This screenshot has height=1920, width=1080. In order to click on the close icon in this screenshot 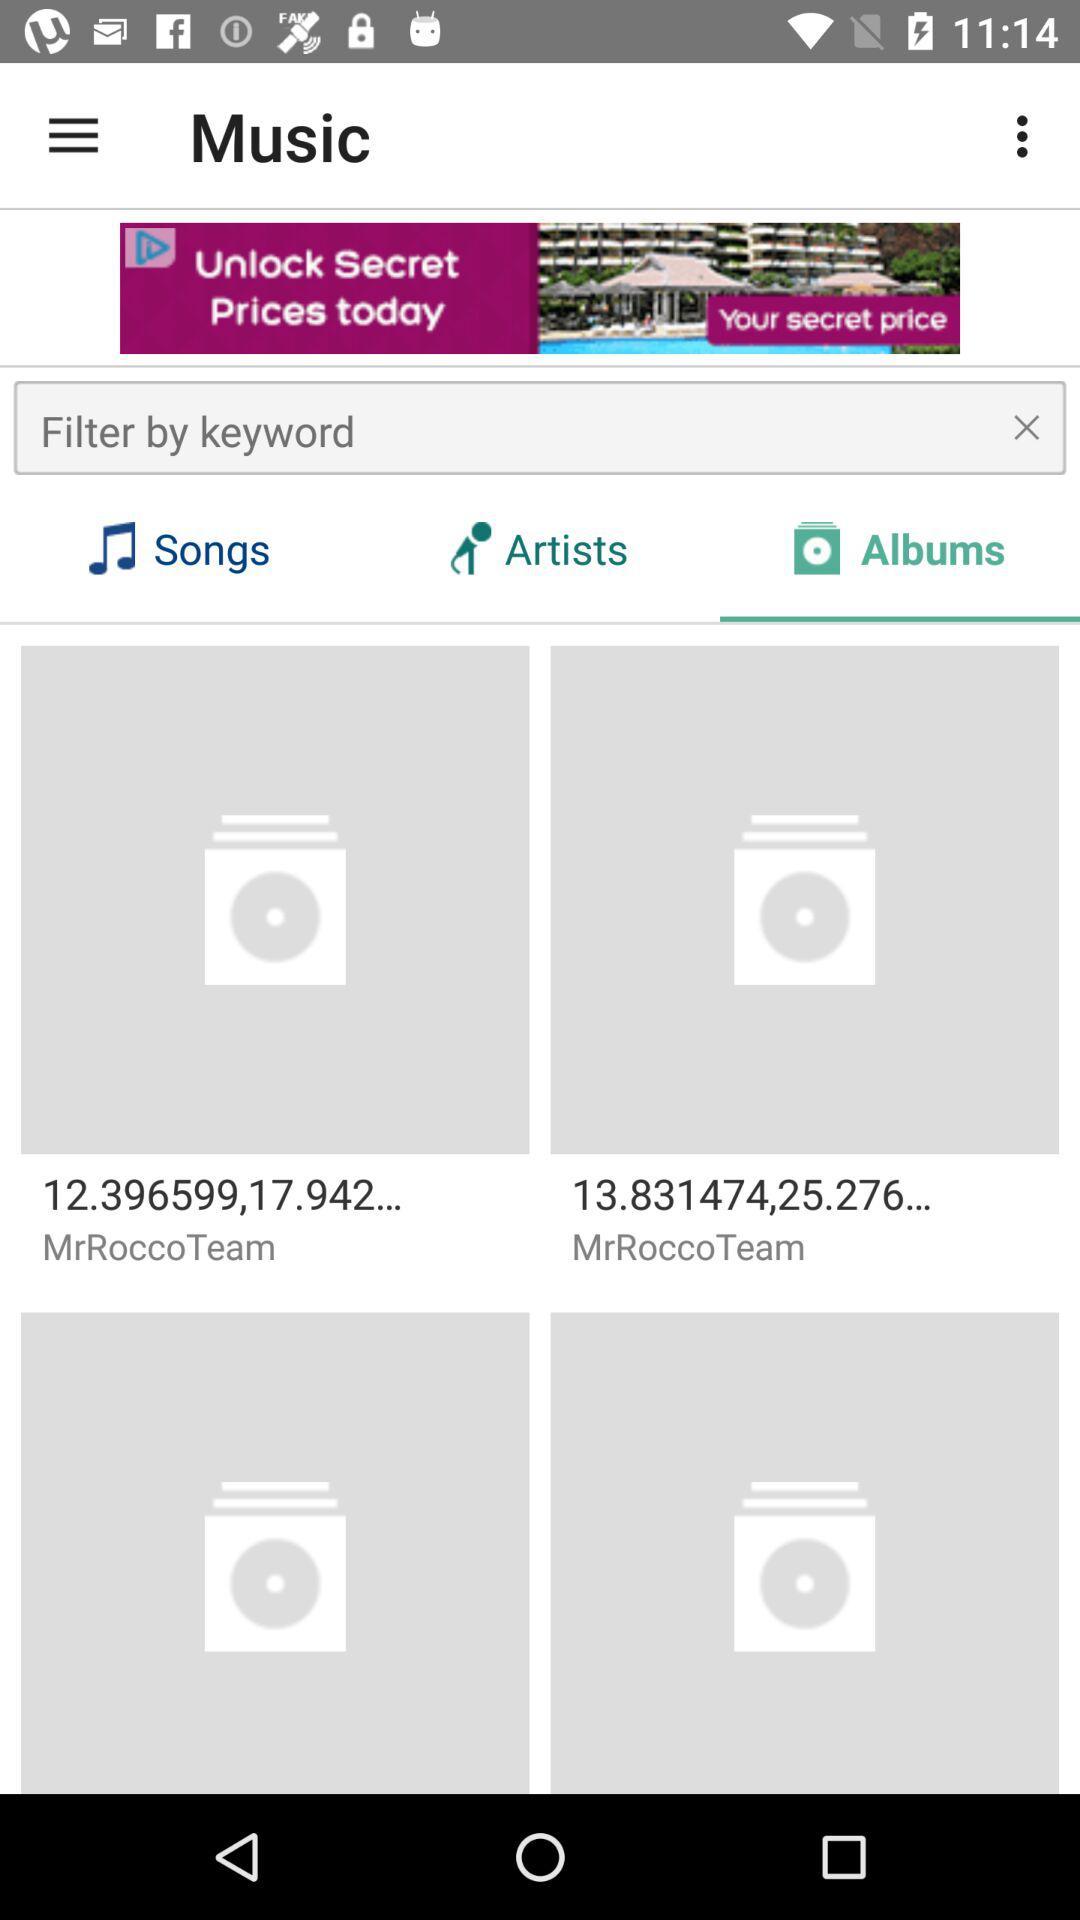, I will do `click(1026, 426)`.